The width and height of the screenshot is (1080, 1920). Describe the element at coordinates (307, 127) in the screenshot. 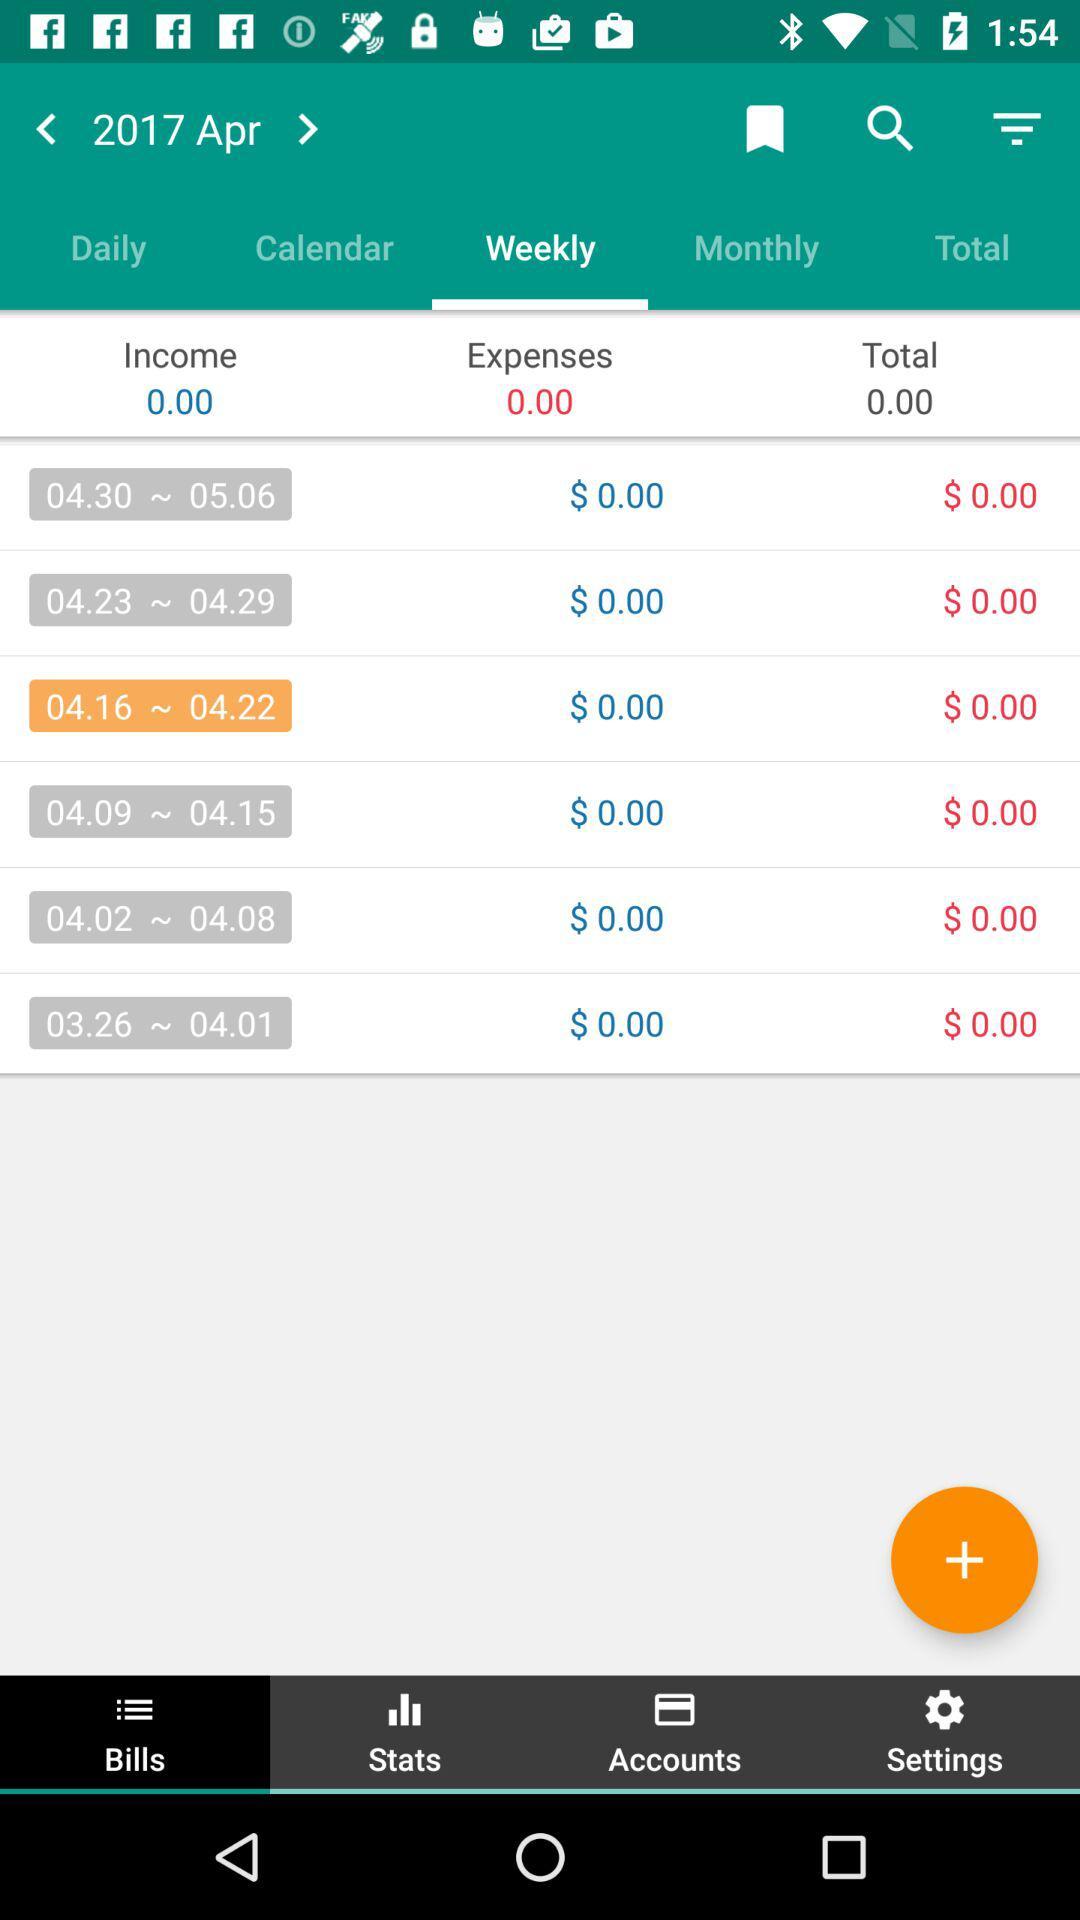

I see `go forward` at that location.